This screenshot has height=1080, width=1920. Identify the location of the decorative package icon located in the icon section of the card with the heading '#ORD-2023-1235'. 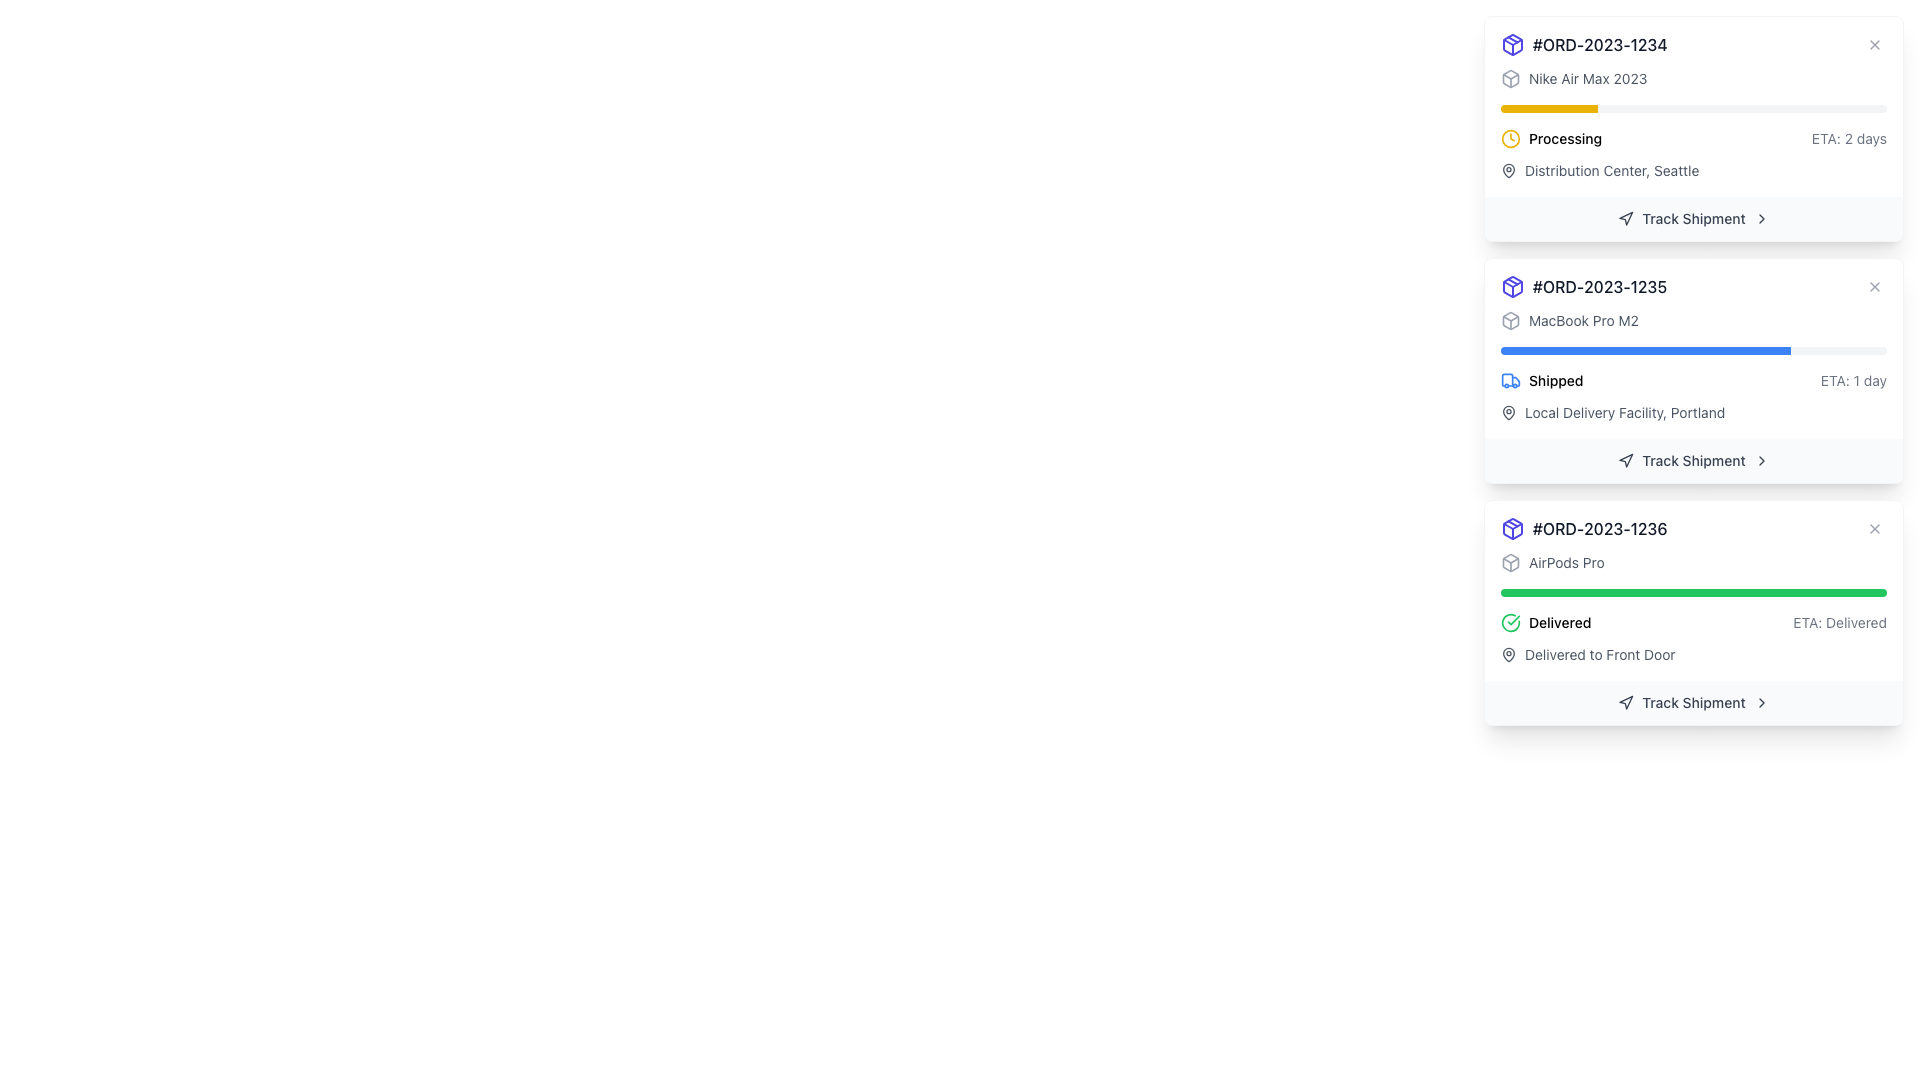
(1512, 527).